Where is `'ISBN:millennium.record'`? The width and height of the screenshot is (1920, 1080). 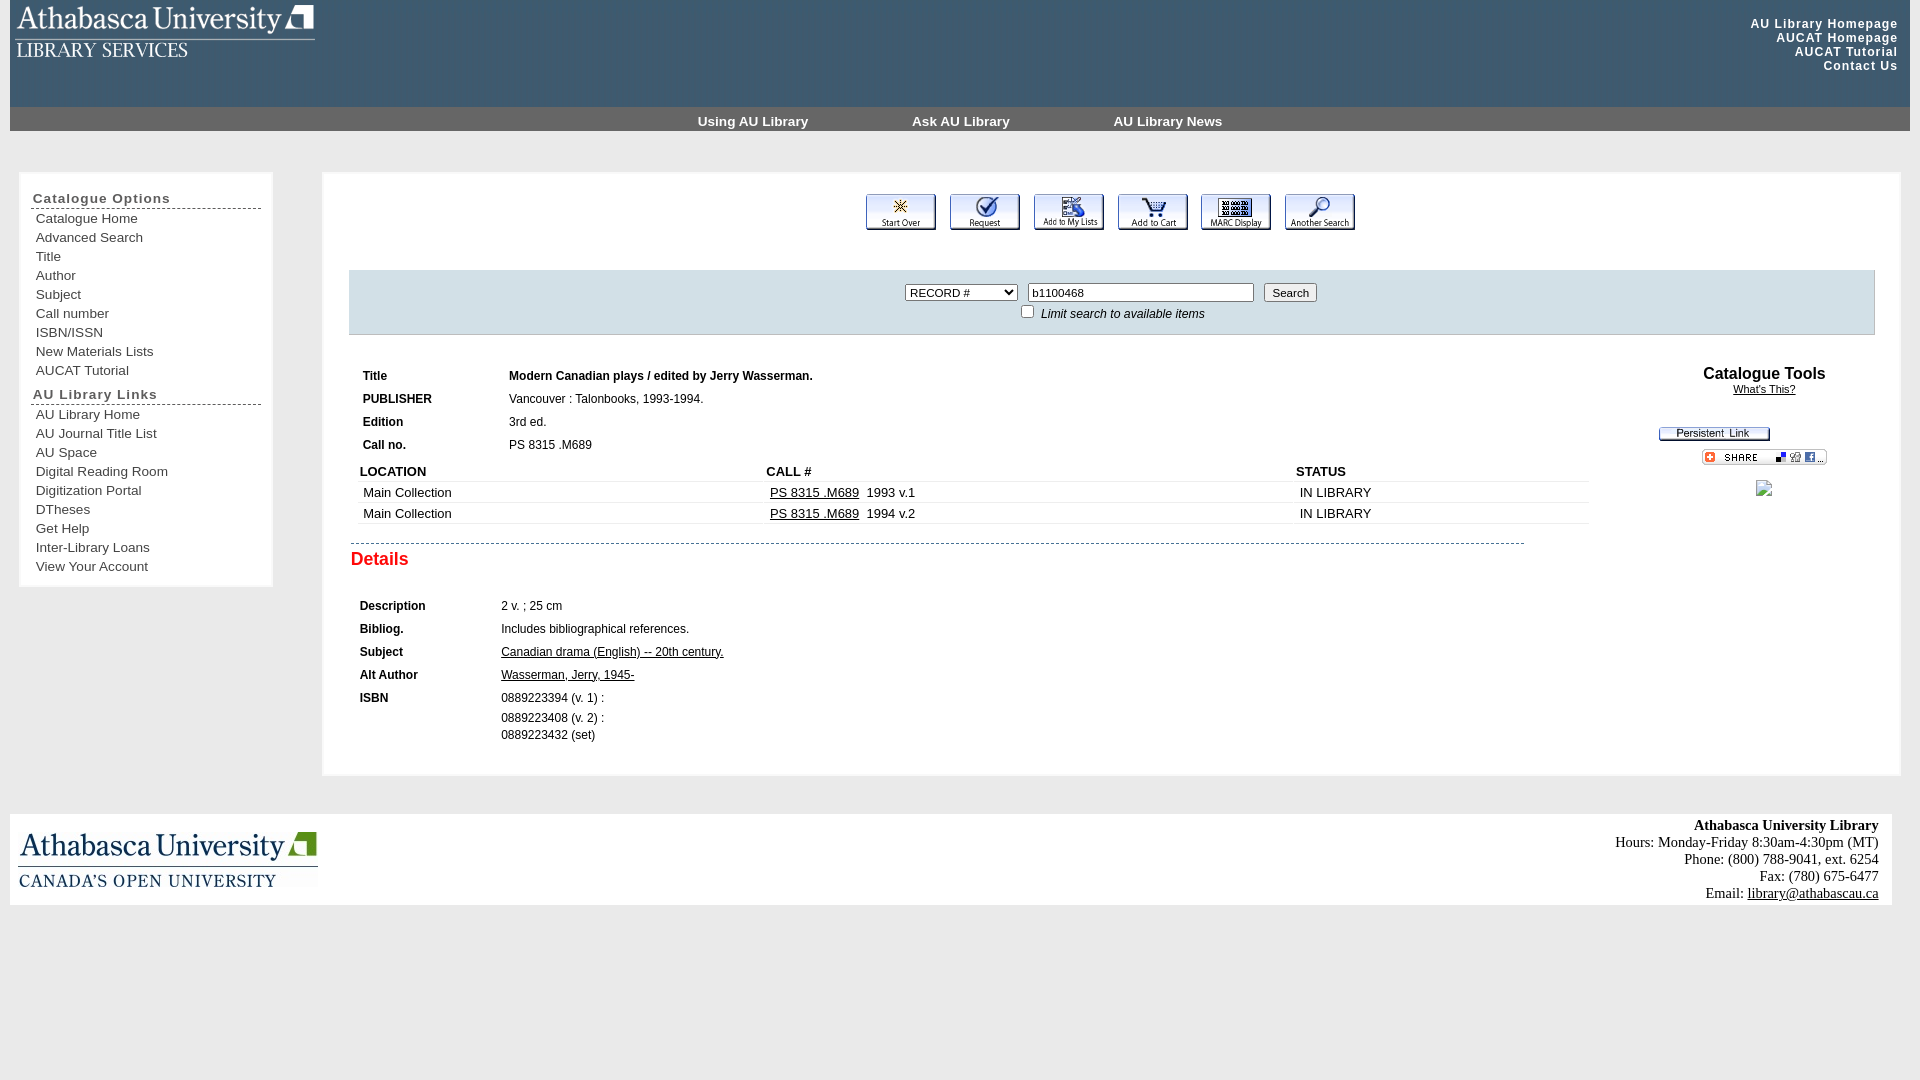 'ISBN:millennium.record' is located at coordinates (1763, 491).